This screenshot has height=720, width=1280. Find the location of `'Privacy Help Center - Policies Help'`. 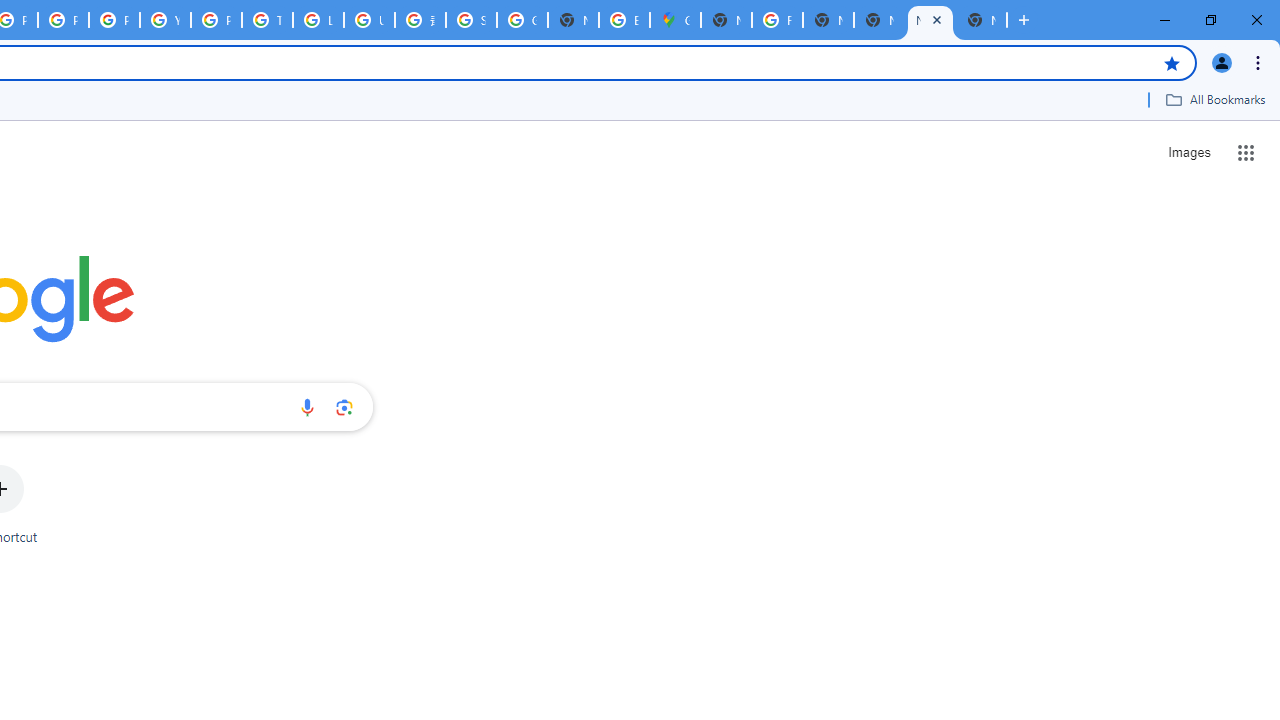

'Privacy Help Center - Policies Help' is located at coordinates (64, 20).